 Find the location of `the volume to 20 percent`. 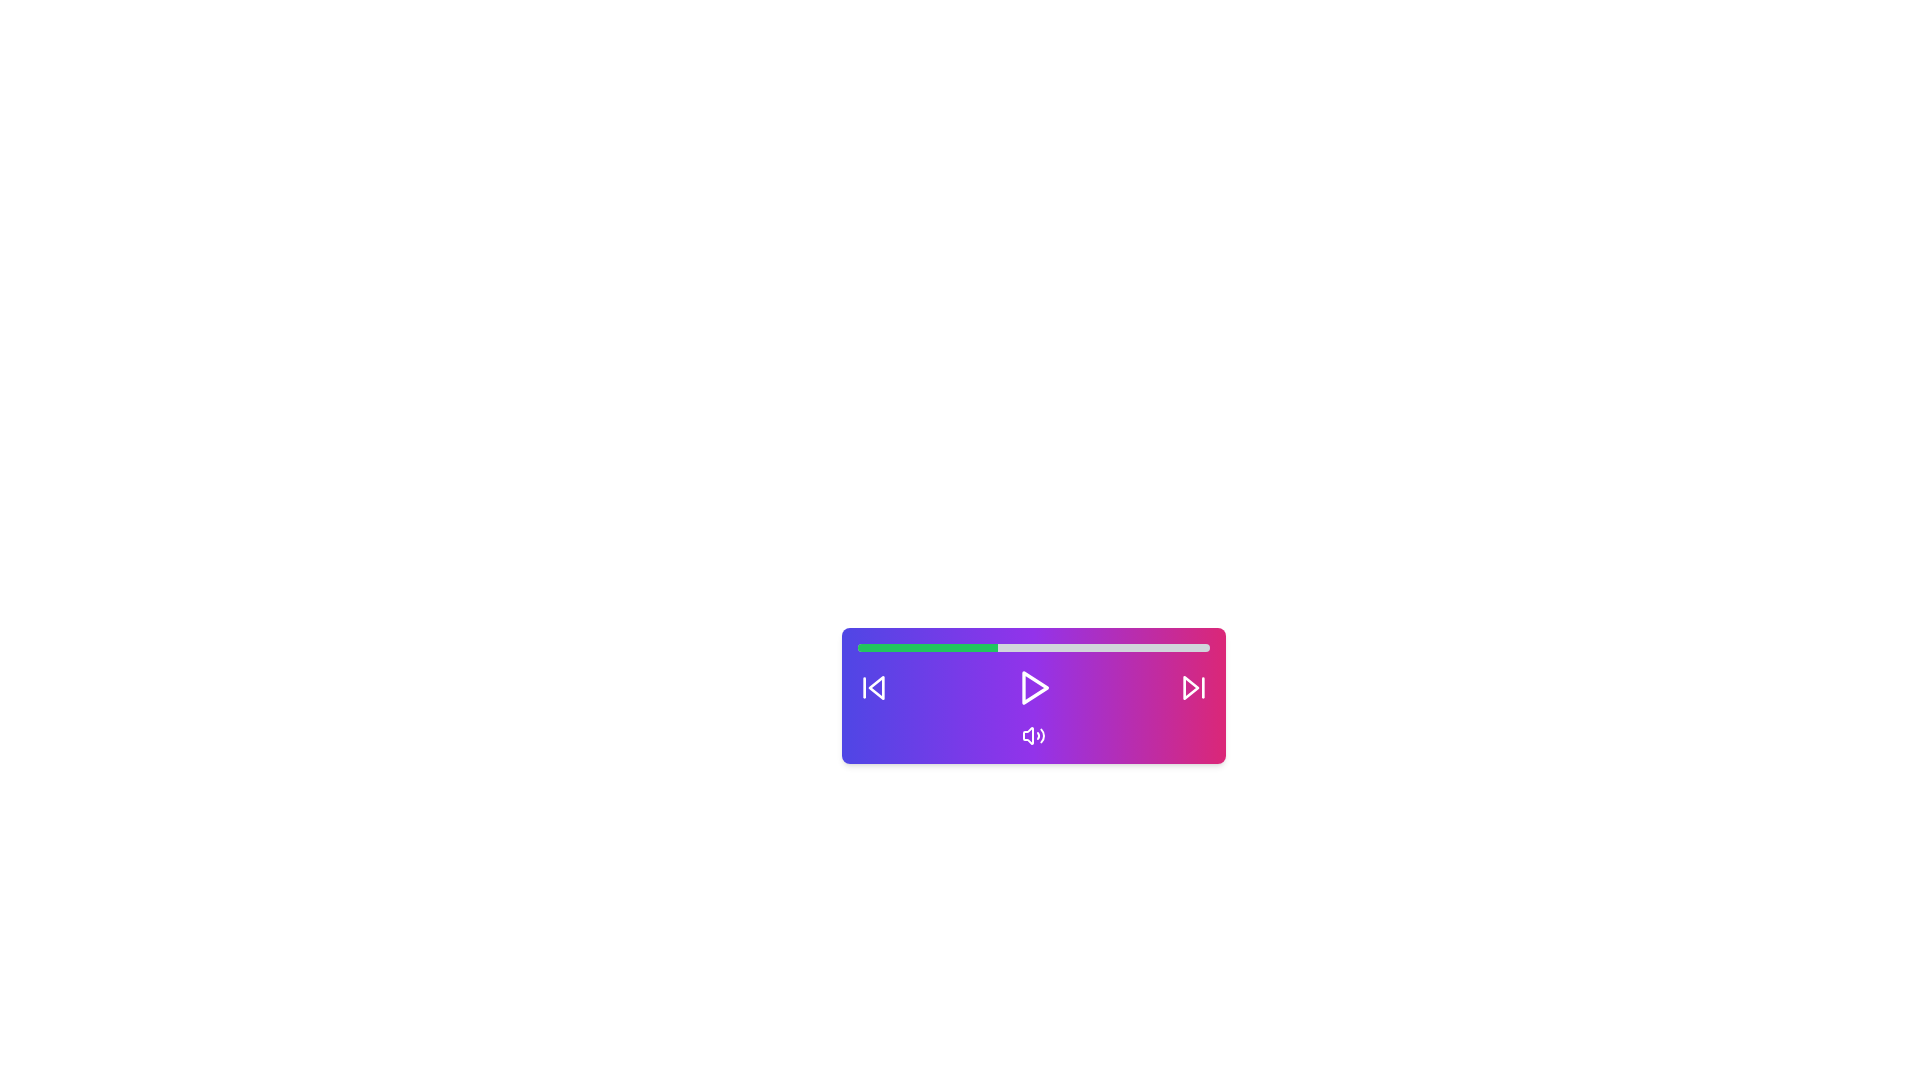

the volume to 20 percent is located at coordinates (926, 648).